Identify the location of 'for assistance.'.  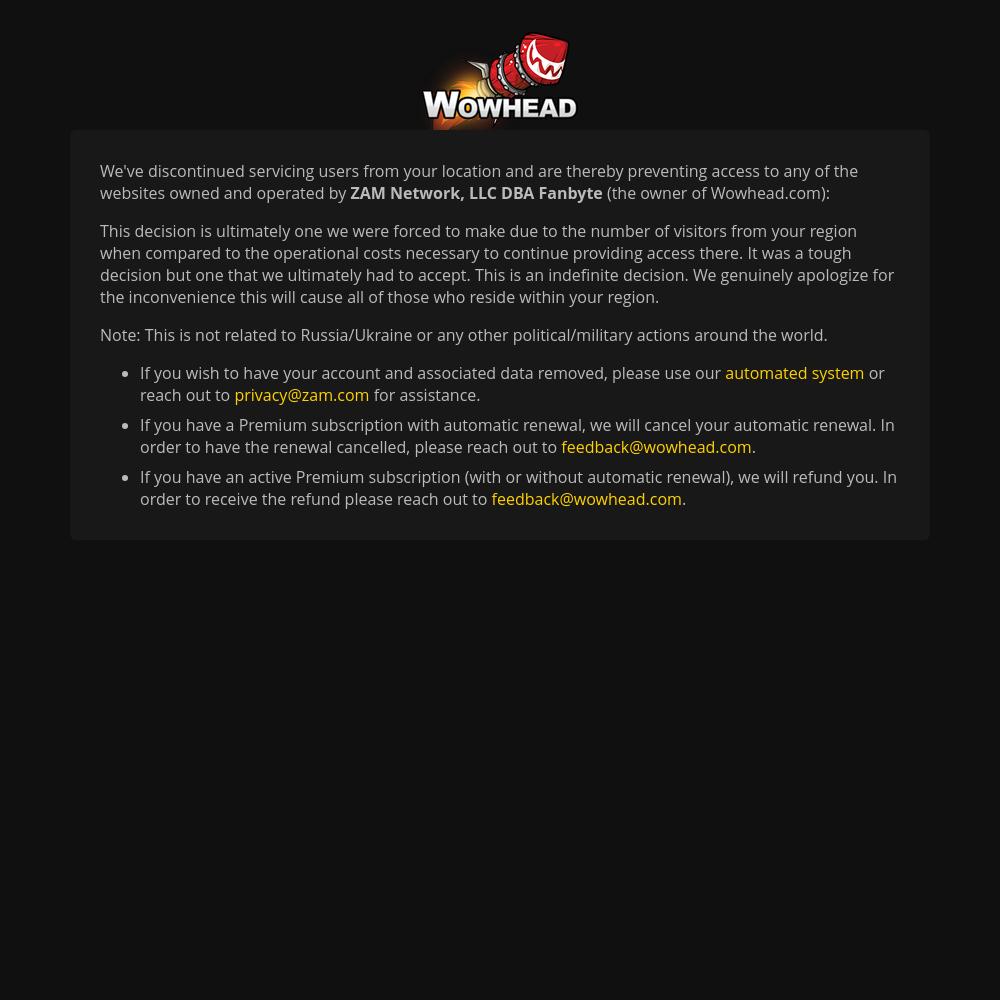
(424, 395).